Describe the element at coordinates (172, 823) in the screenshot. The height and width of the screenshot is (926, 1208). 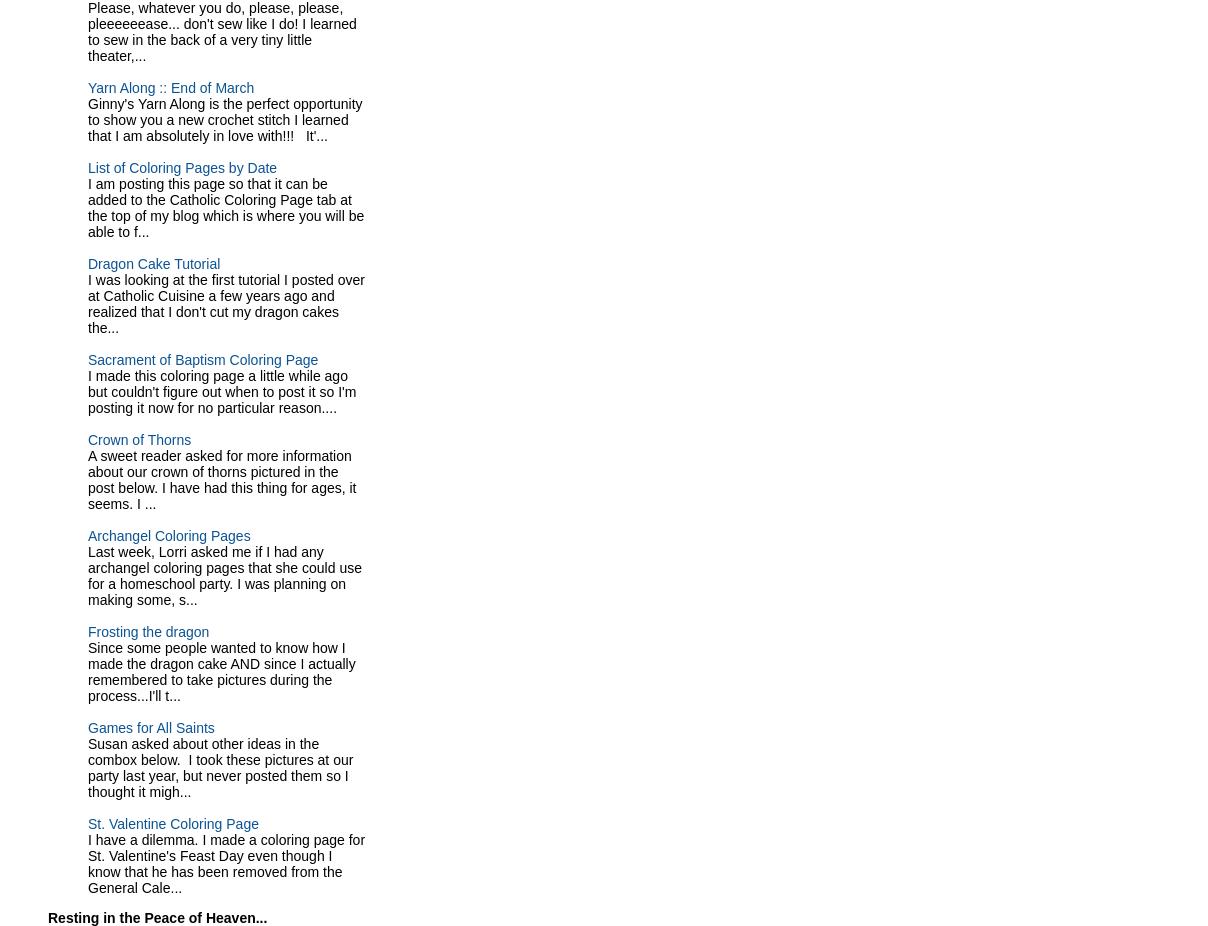
I see `'St. Valentine Coloring Page'` at that location.